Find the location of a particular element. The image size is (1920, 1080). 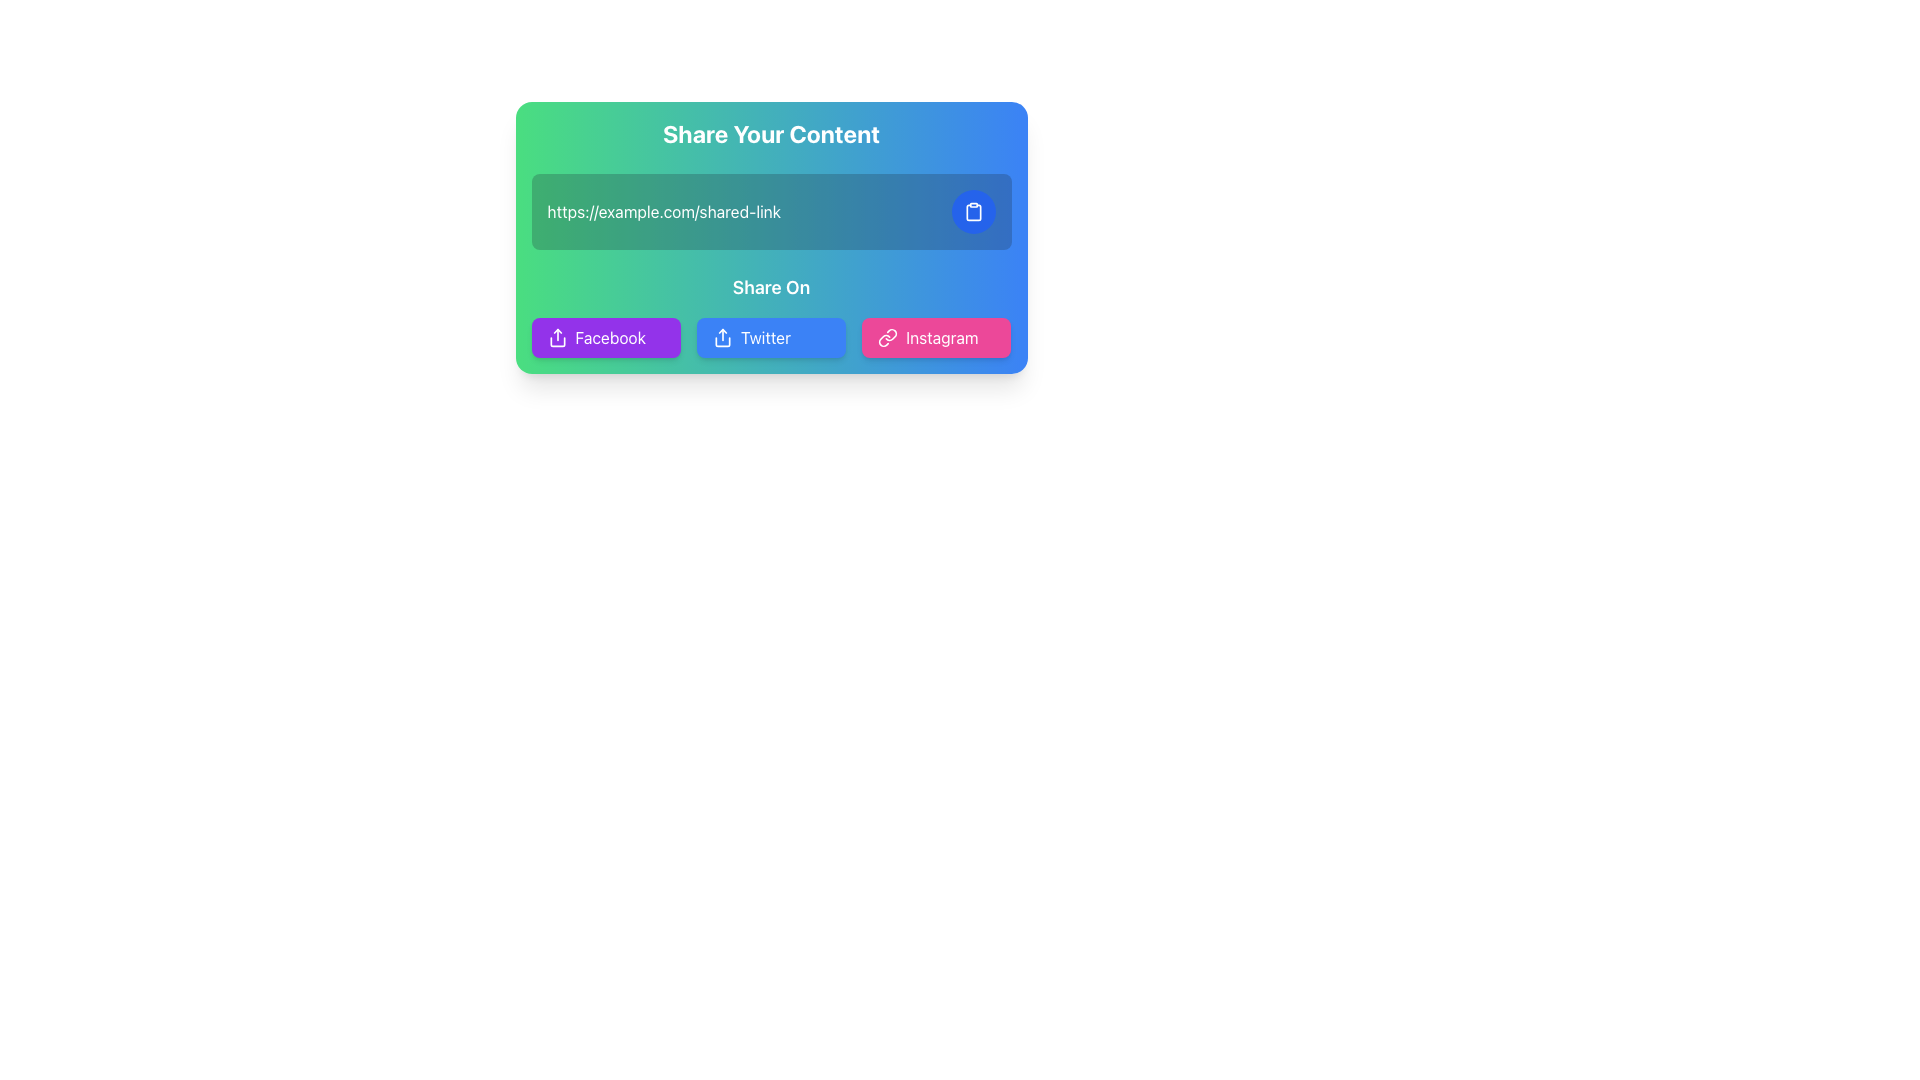

the Twitter share button located within a card structure, positioned between the Facebook and Instagram buttons is located at coordinates (770, 337).